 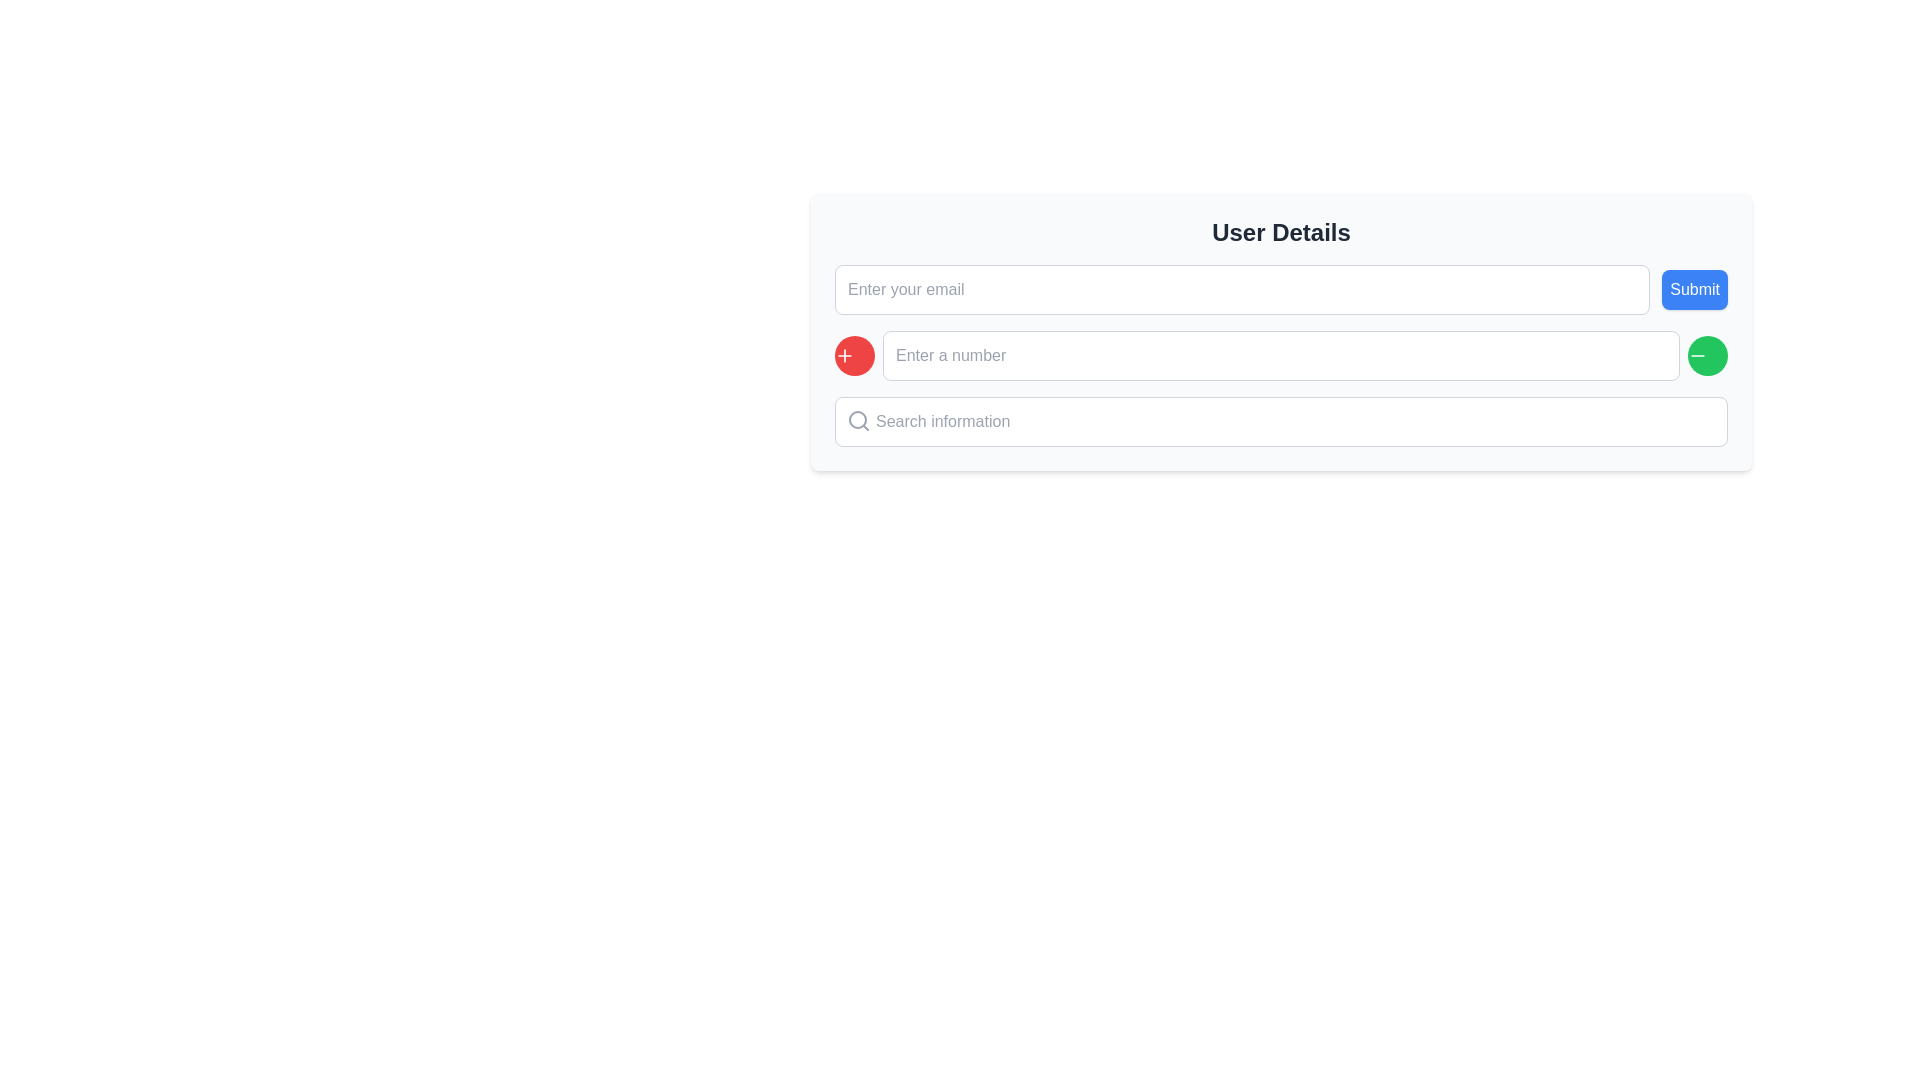 What do you see at coordinates (844, 354) in the screenshot?
I see `the plus icon within the red circular button located to the left of the 'Enter a number' text input field` at bounding box center [844, 354].